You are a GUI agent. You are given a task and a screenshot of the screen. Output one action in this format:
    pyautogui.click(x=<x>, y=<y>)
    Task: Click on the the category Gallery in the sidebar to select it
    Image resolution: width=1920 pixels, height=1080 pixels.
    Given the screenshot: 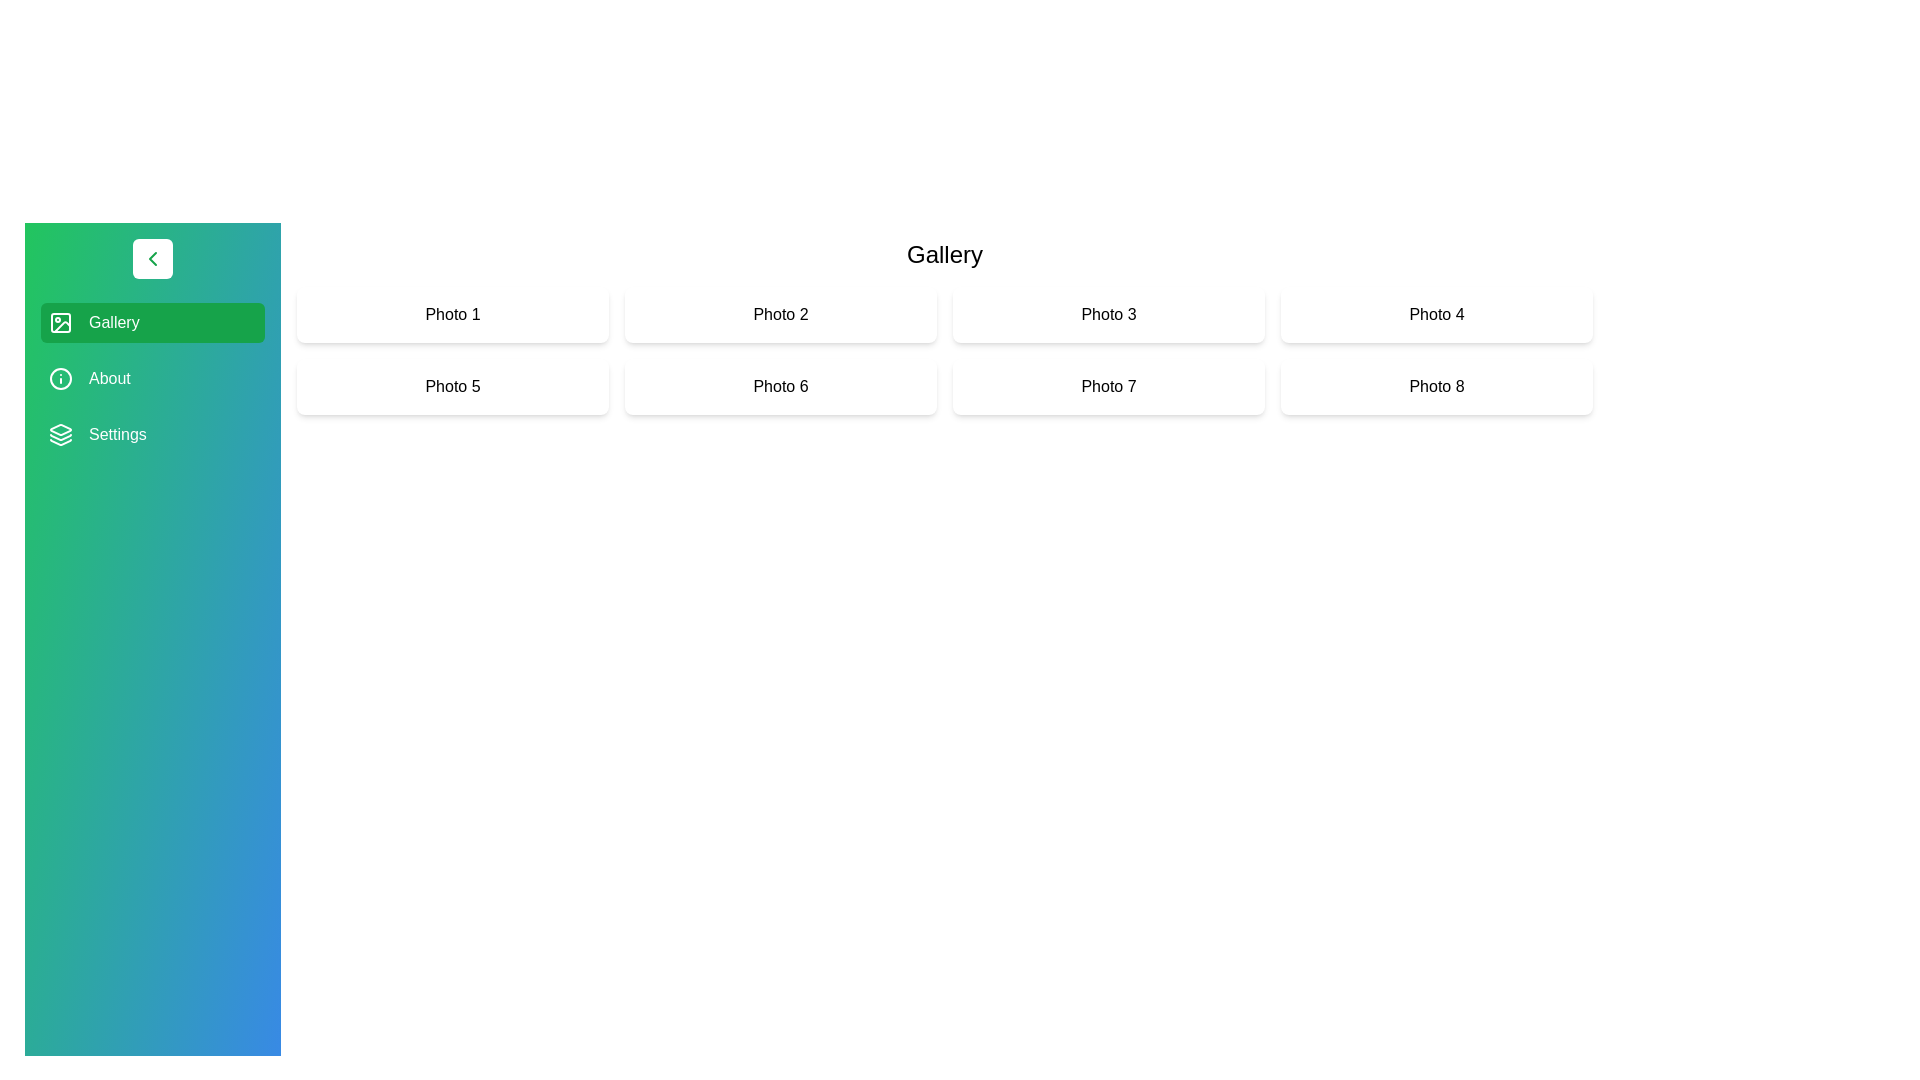 What is the action you would take?
    pyautogui.click(x=152, y=322)
    